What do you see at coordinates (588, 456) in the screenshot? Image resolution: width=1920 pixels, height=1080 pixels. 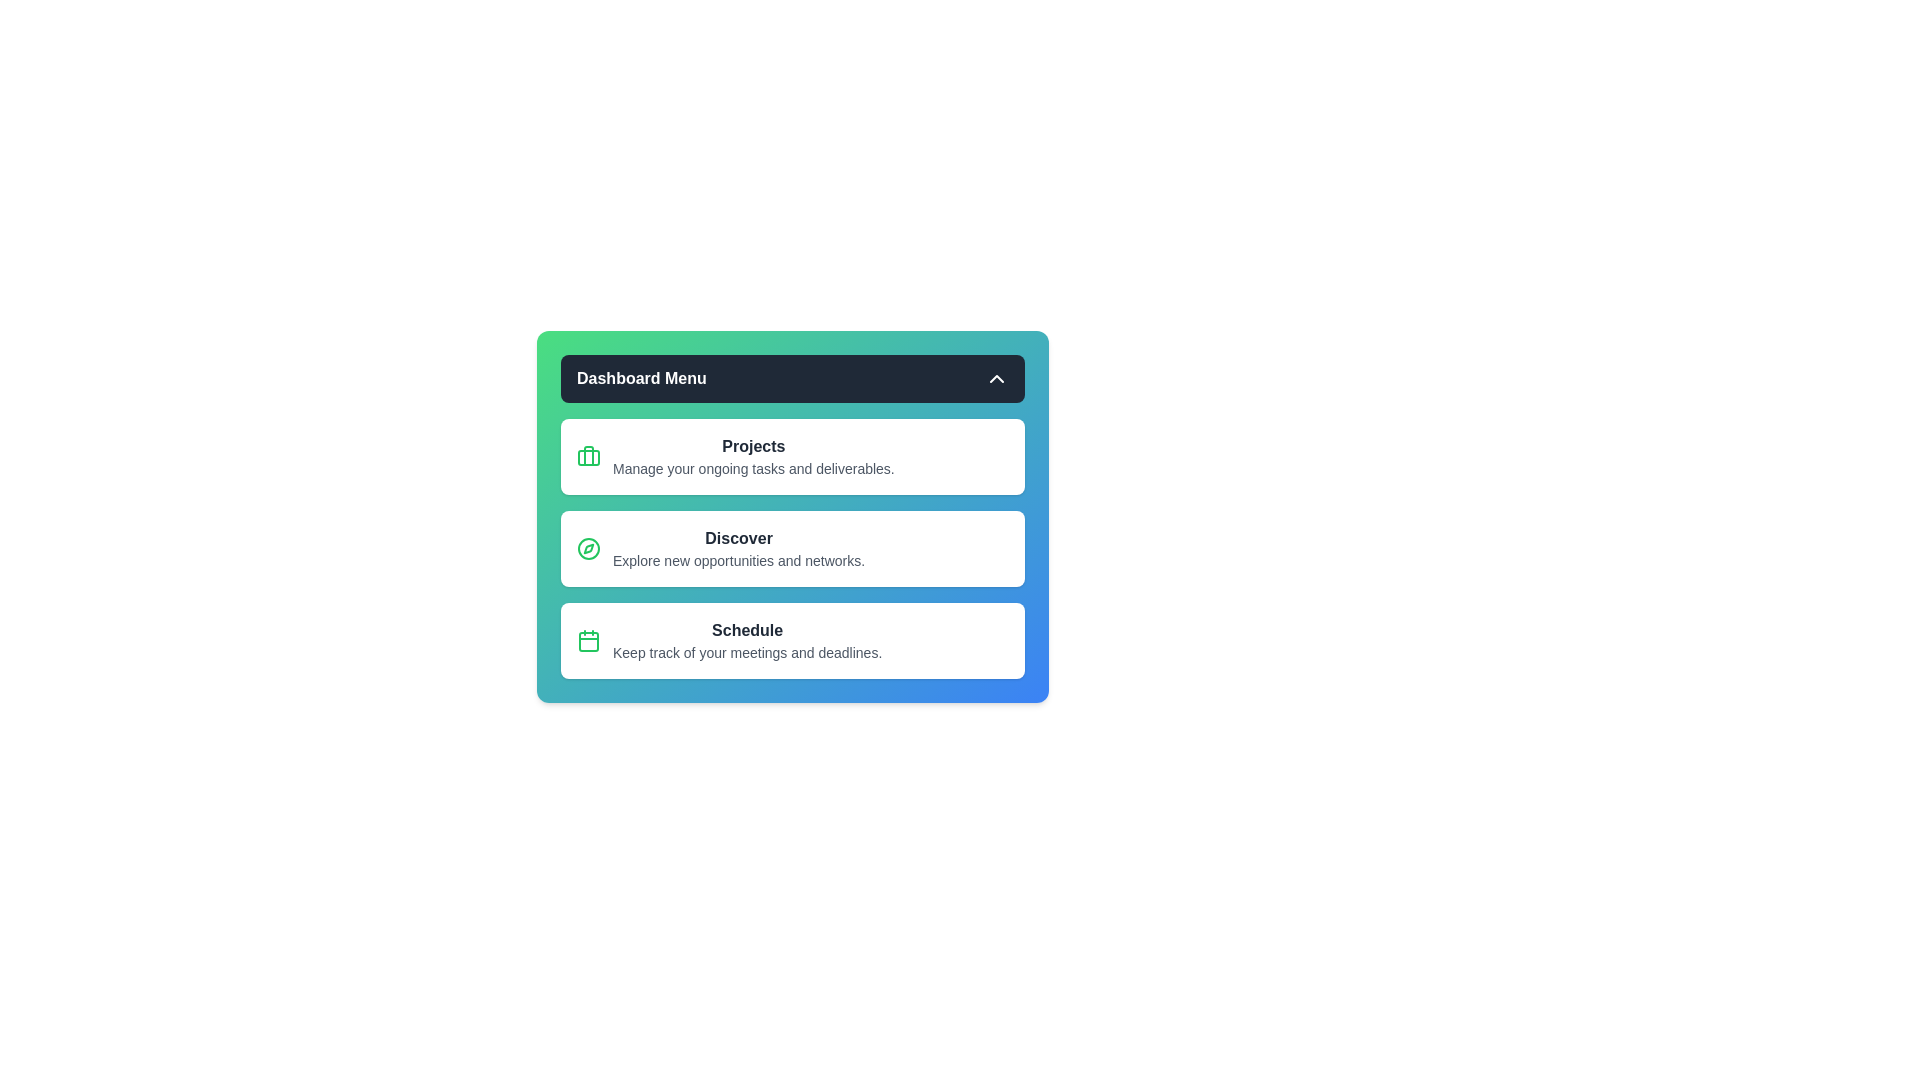 I see `the icon of the menu item corresponding to Projects` at bounding box center [588, 456].